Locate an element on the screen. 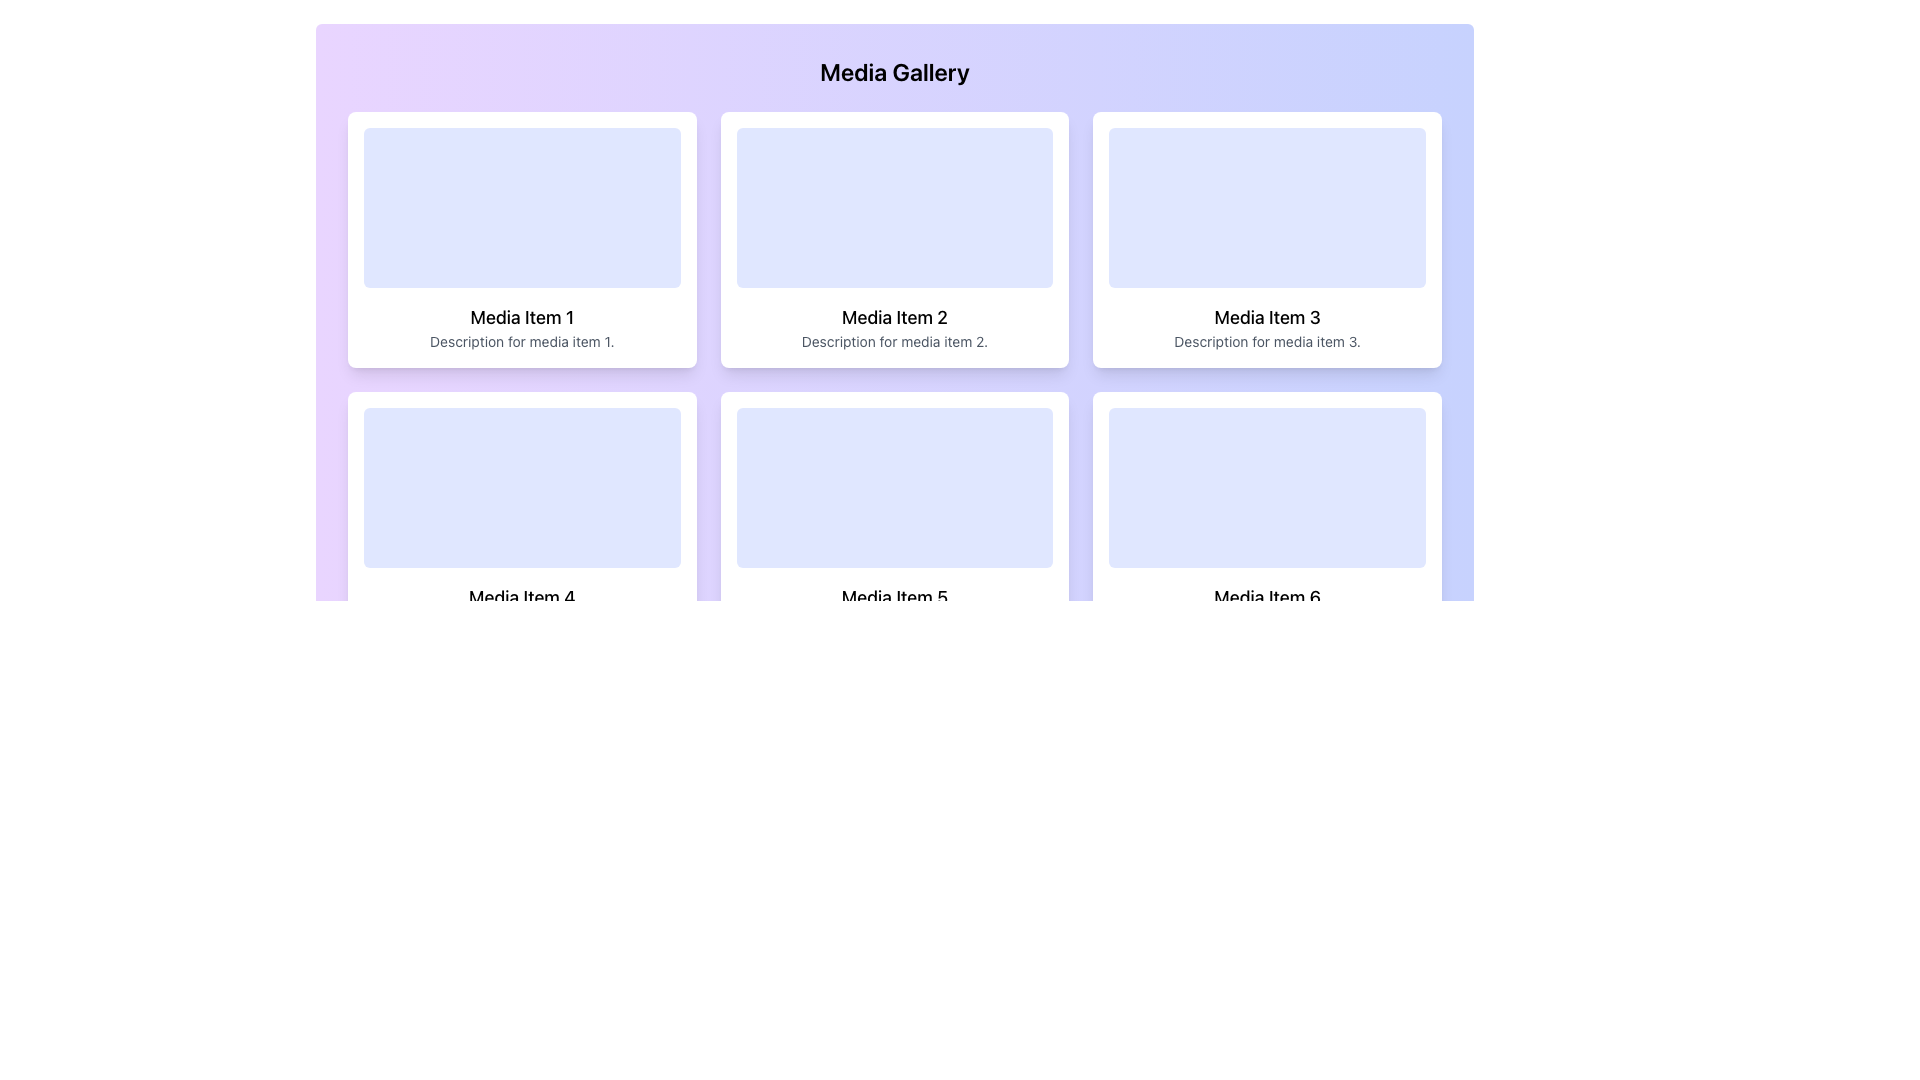 The width and height of the screenshot is (1920, 1080). descriptive text label stating 'Description for media item 2.' located below the heading 'Media Item 2' in the Media Gallery grid is located at coordinates (893, 341).